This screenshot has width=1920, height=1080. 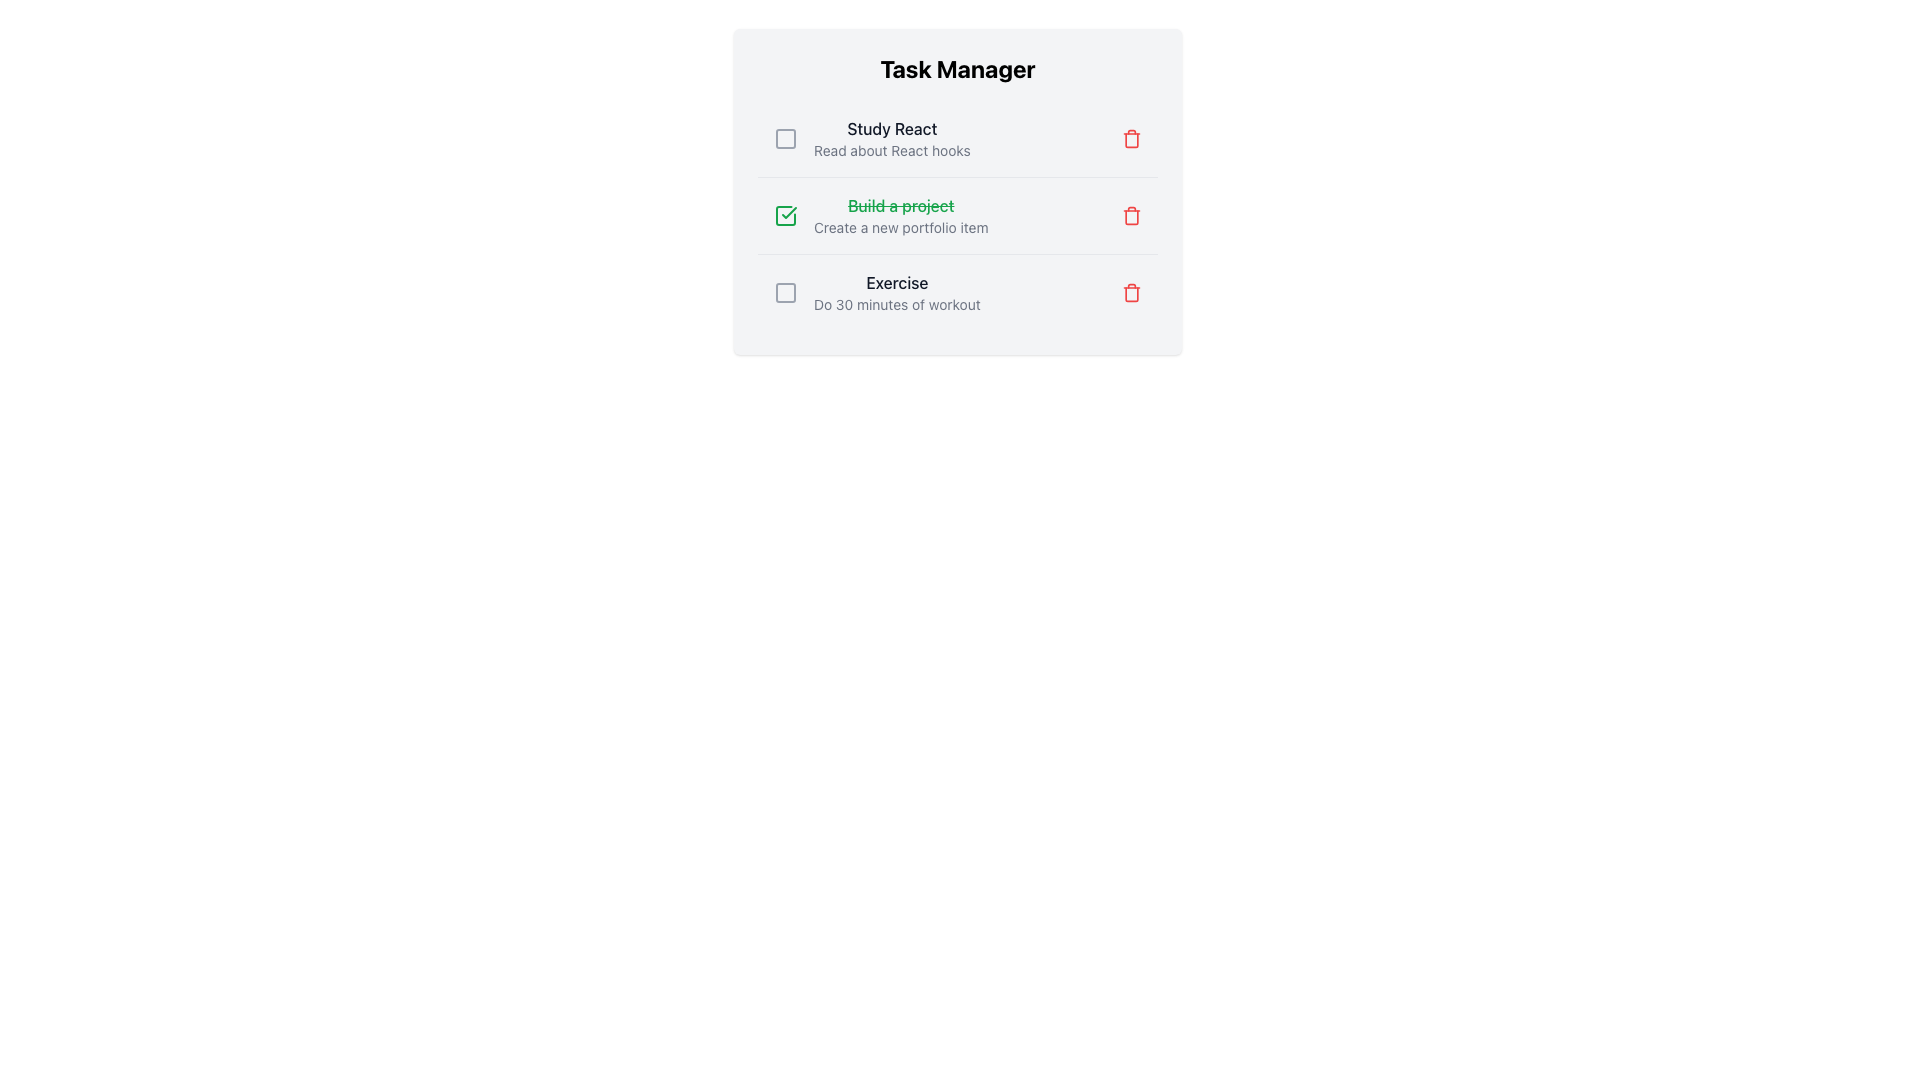 What do you see at coordinates (891, 128) in the screenshot?
I see `on the title text label of the first task item in the 'Task Manager' list interface` at bounding box center [891, 128].